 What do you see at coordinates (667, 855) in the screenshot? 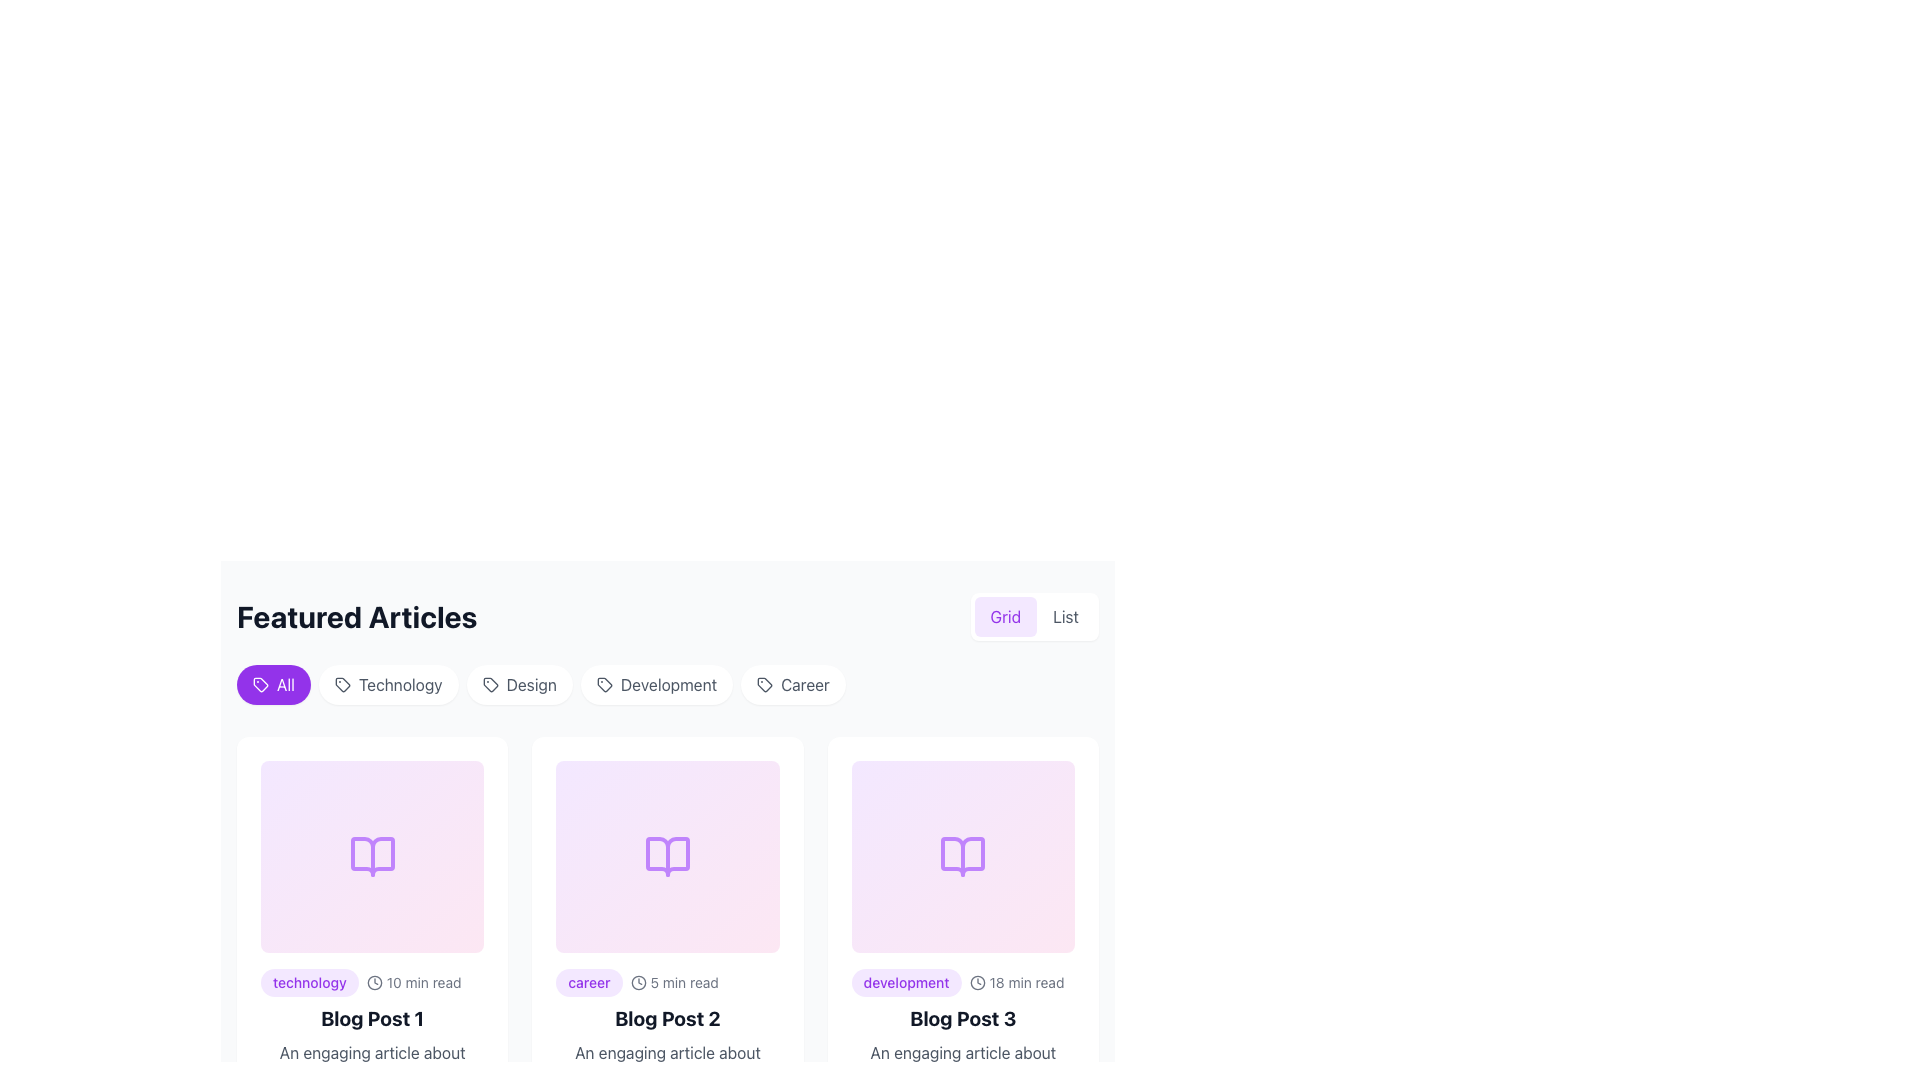
I see `the book icon representing 'Blog Post 2' located within the second card of the 'Featured Articles' section` at bounding box center [667, 855].